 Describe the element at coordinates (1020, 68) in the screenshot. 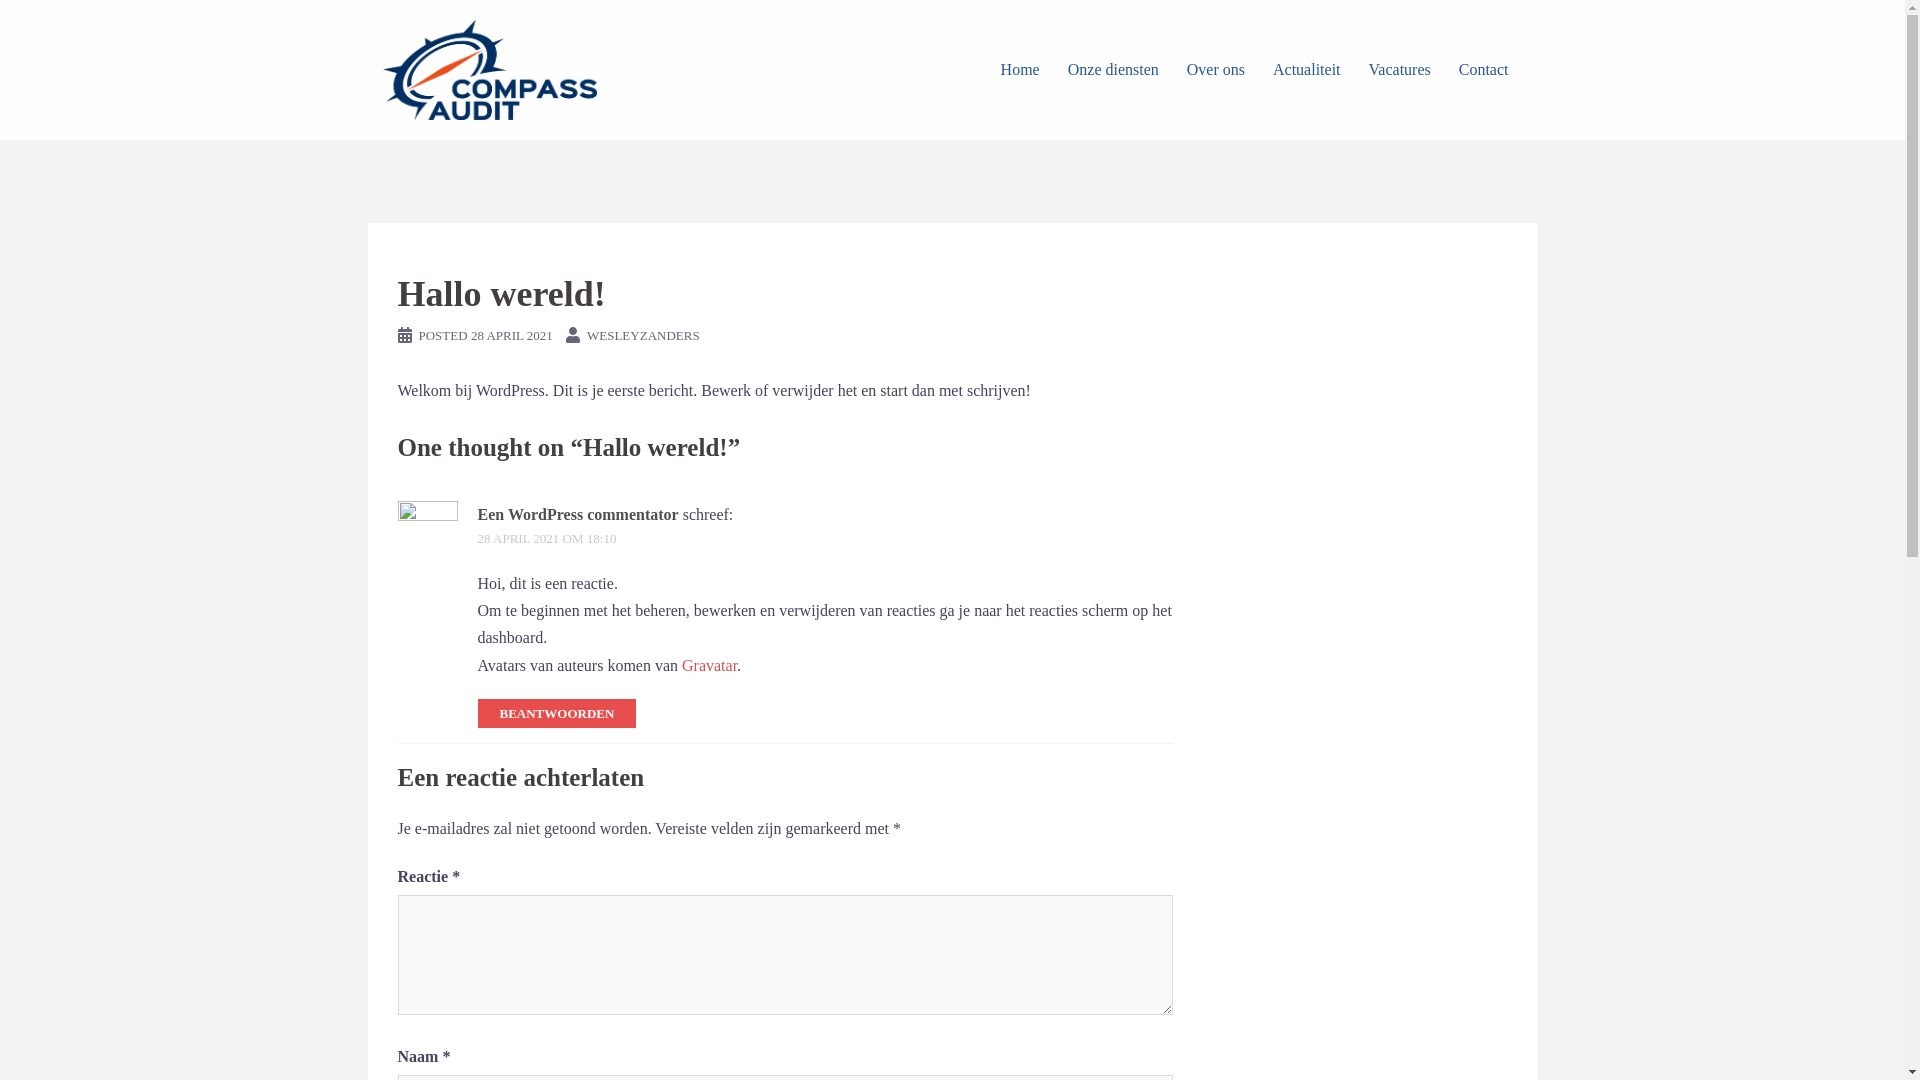

I see `'Home'` at that location.